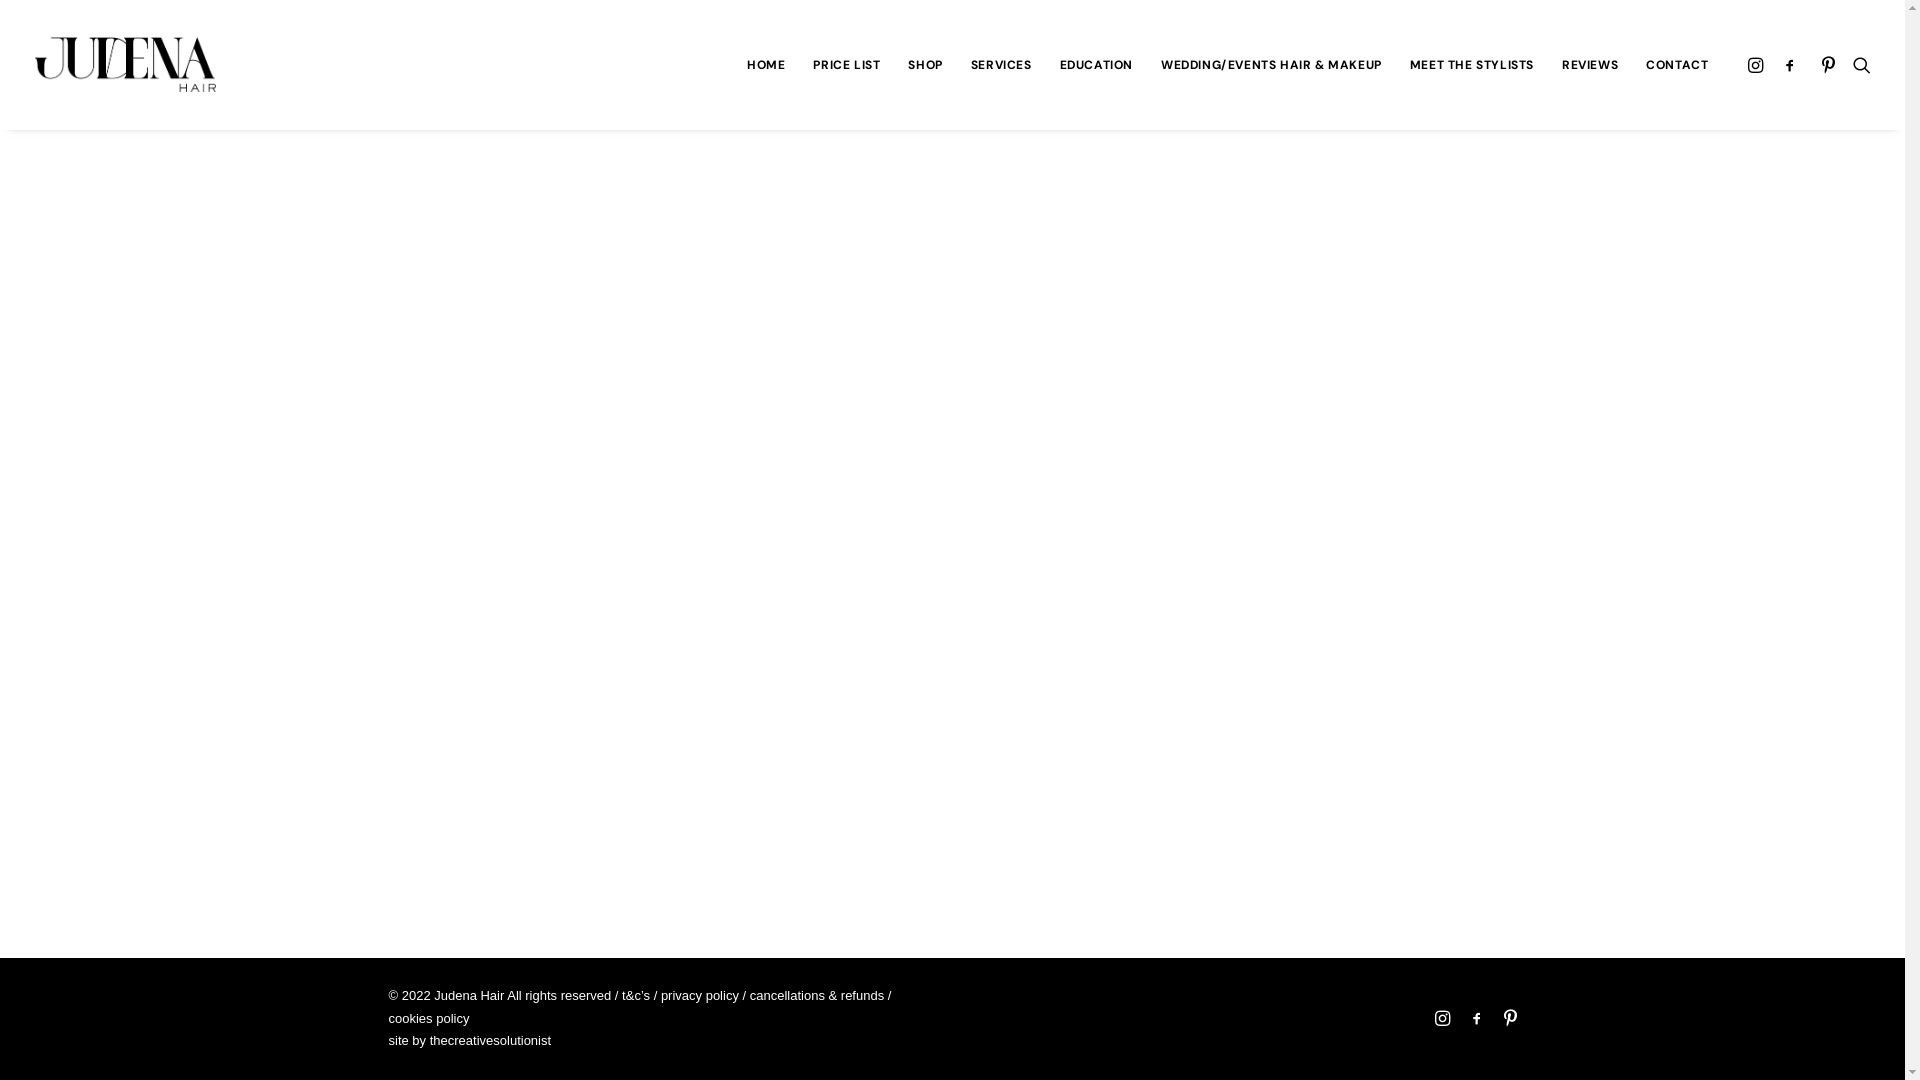 The height and width of the screenshot is (1080, 1920). I want to click on 'SERVICES', so click(1001, 63).